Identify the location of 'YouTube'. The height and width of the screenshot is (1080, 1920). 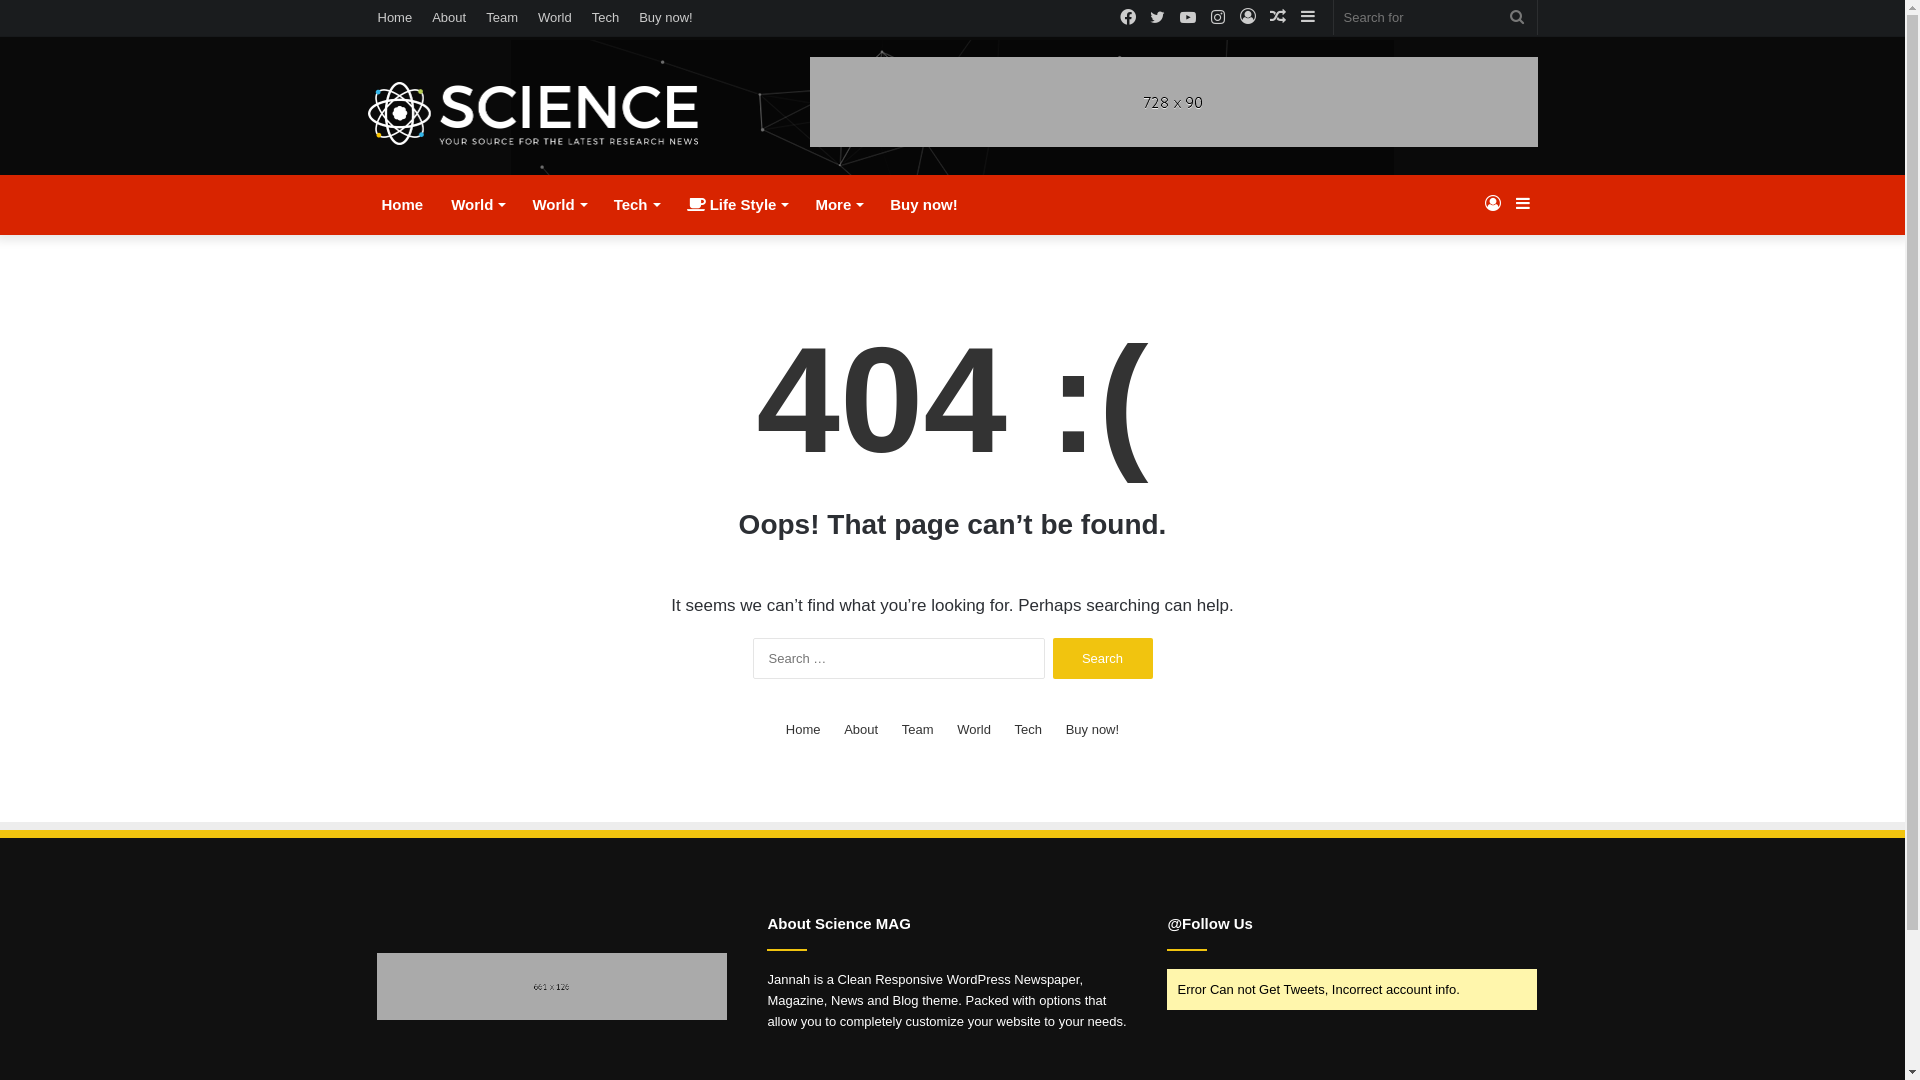
(1188, 18).